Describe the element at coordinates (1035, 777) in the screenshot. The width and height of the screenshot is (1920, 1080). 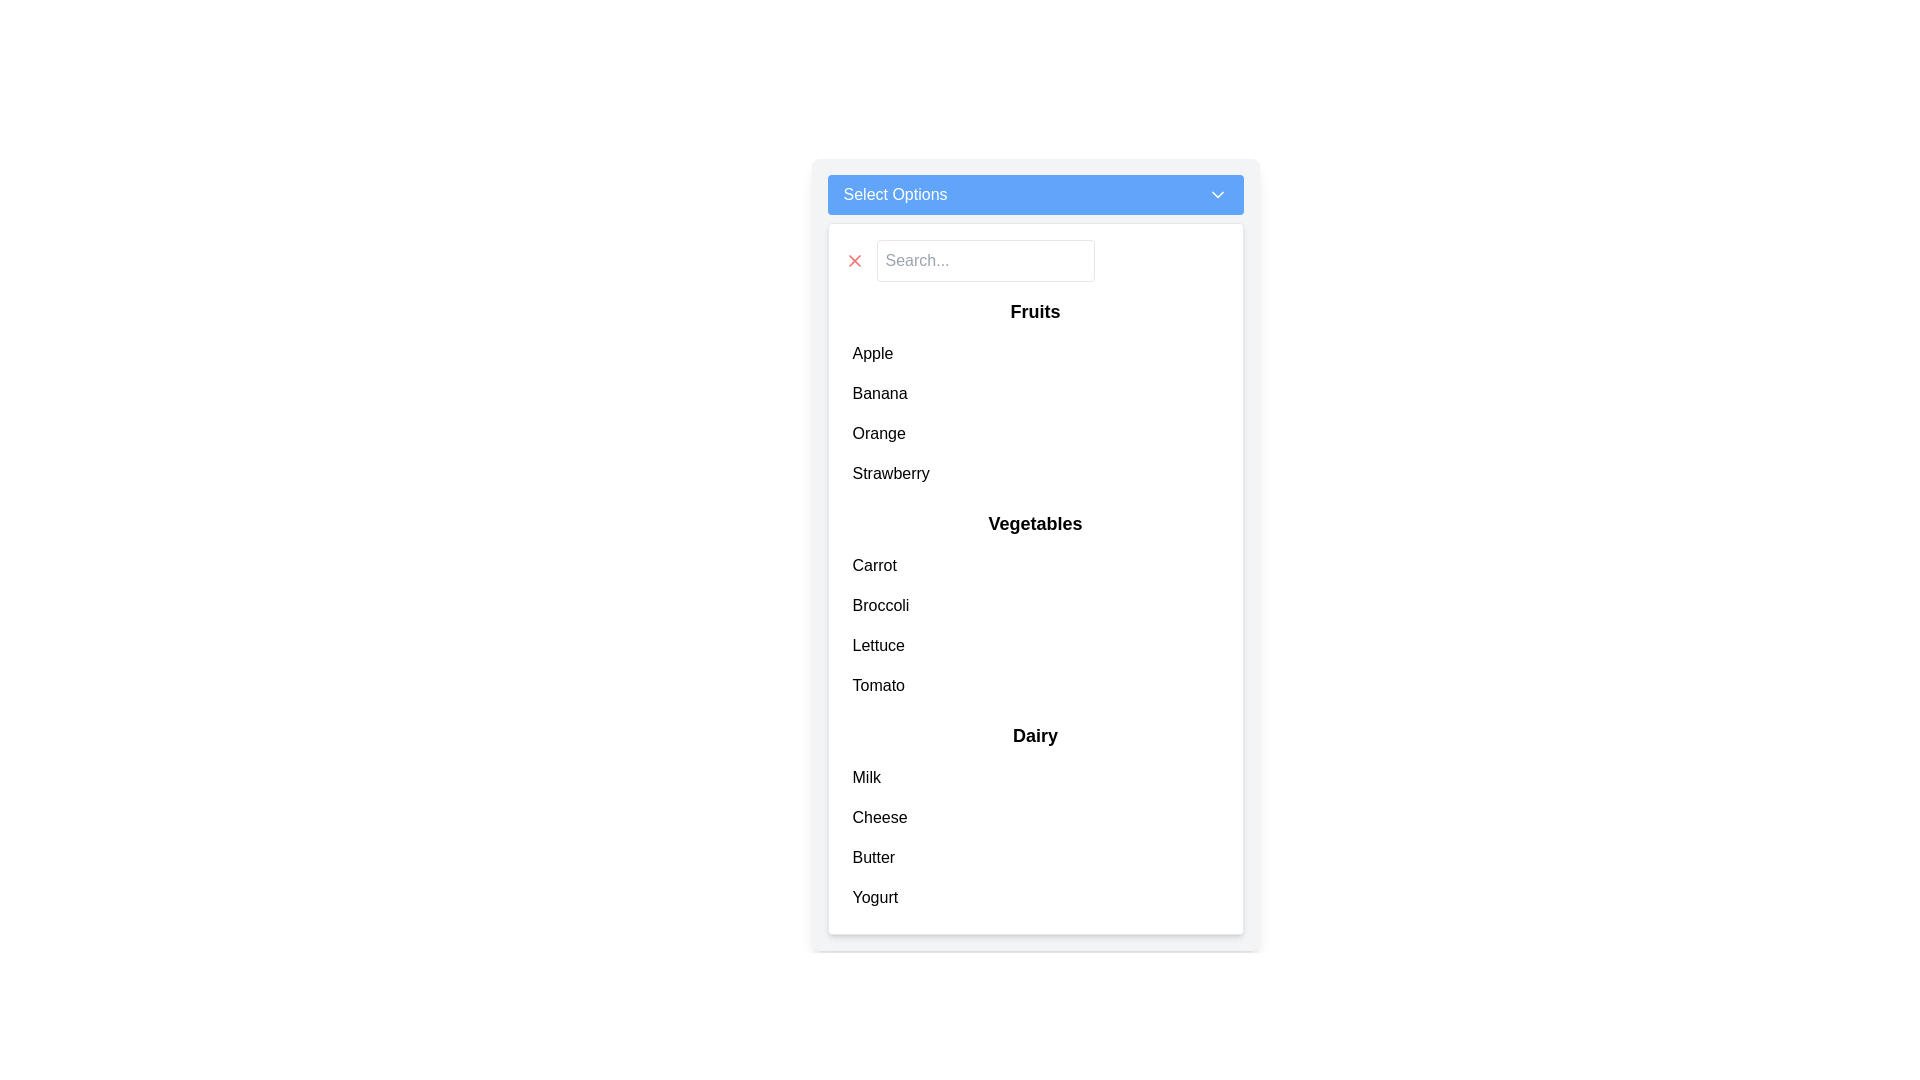
I see `the first item in the 'Dairy' section of the list` at that location.